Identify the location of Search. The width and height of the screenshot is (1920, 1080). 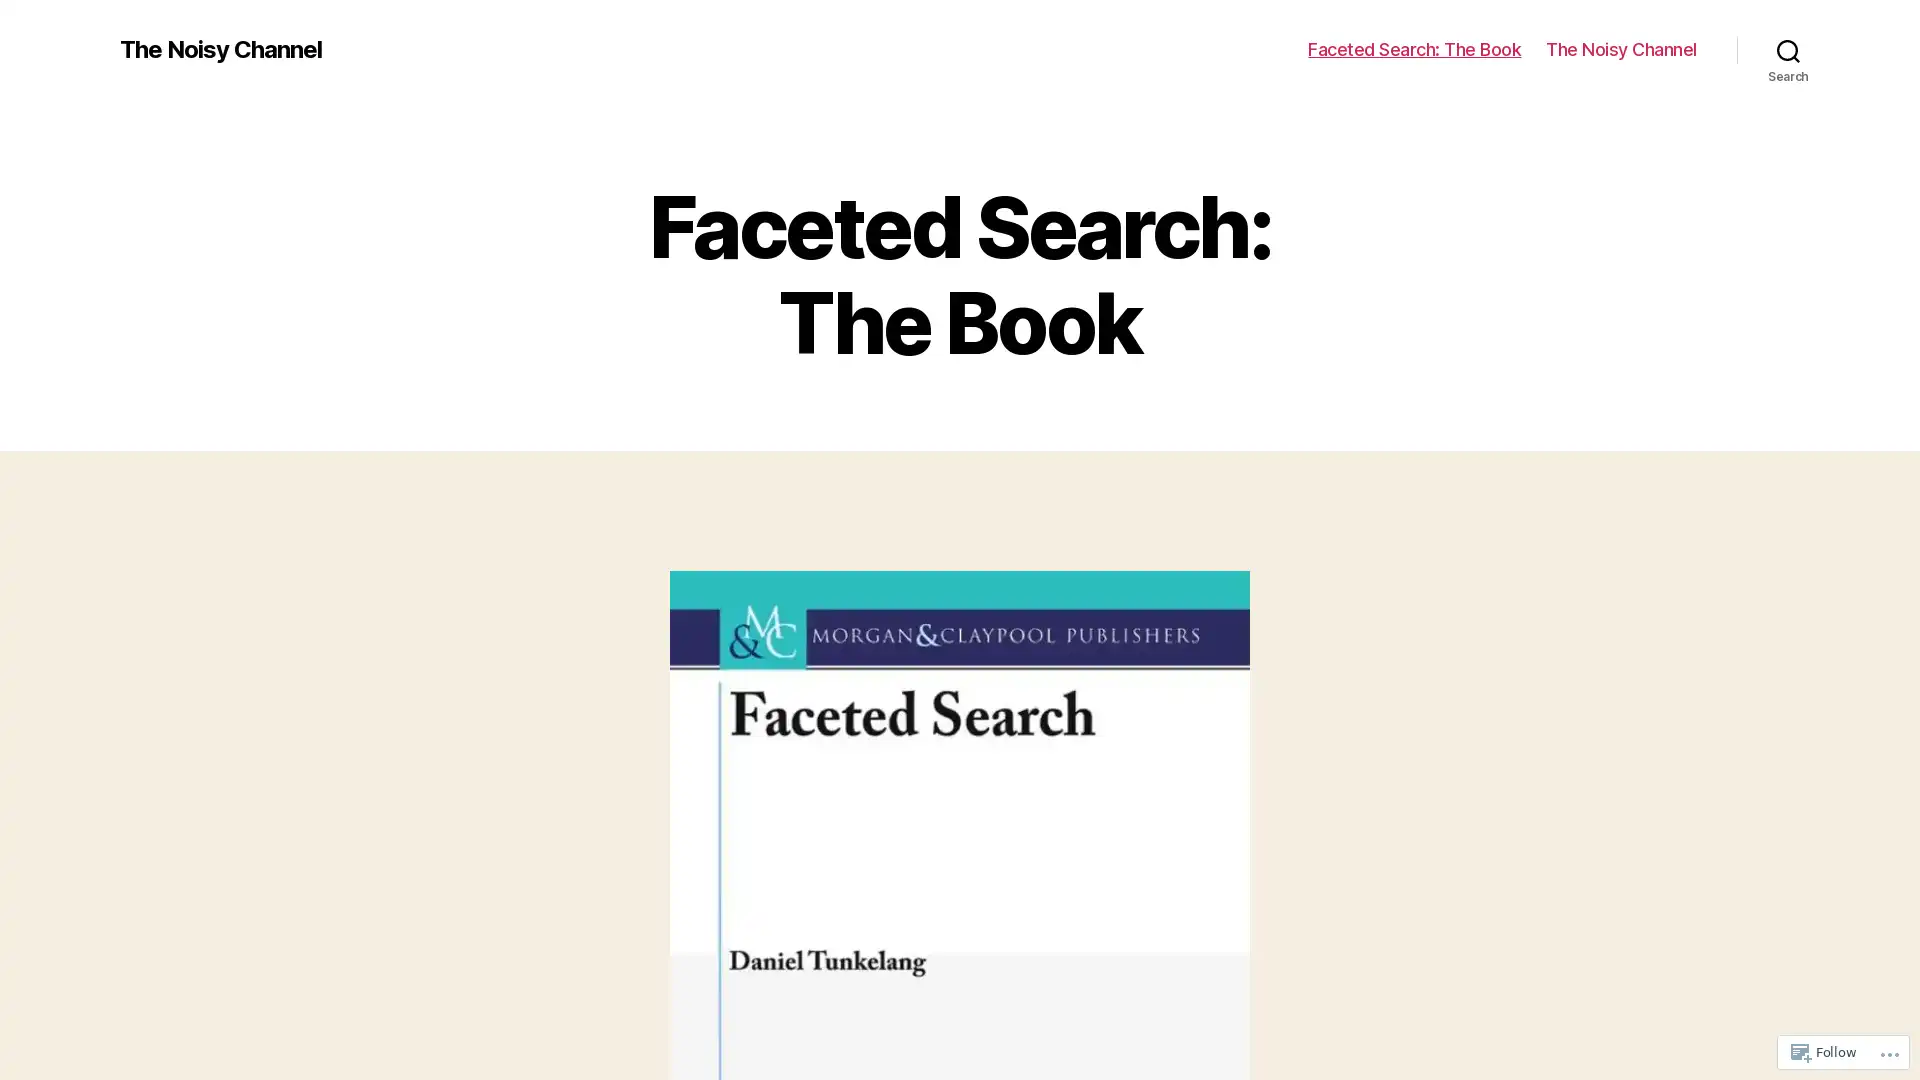
(1788, 49).